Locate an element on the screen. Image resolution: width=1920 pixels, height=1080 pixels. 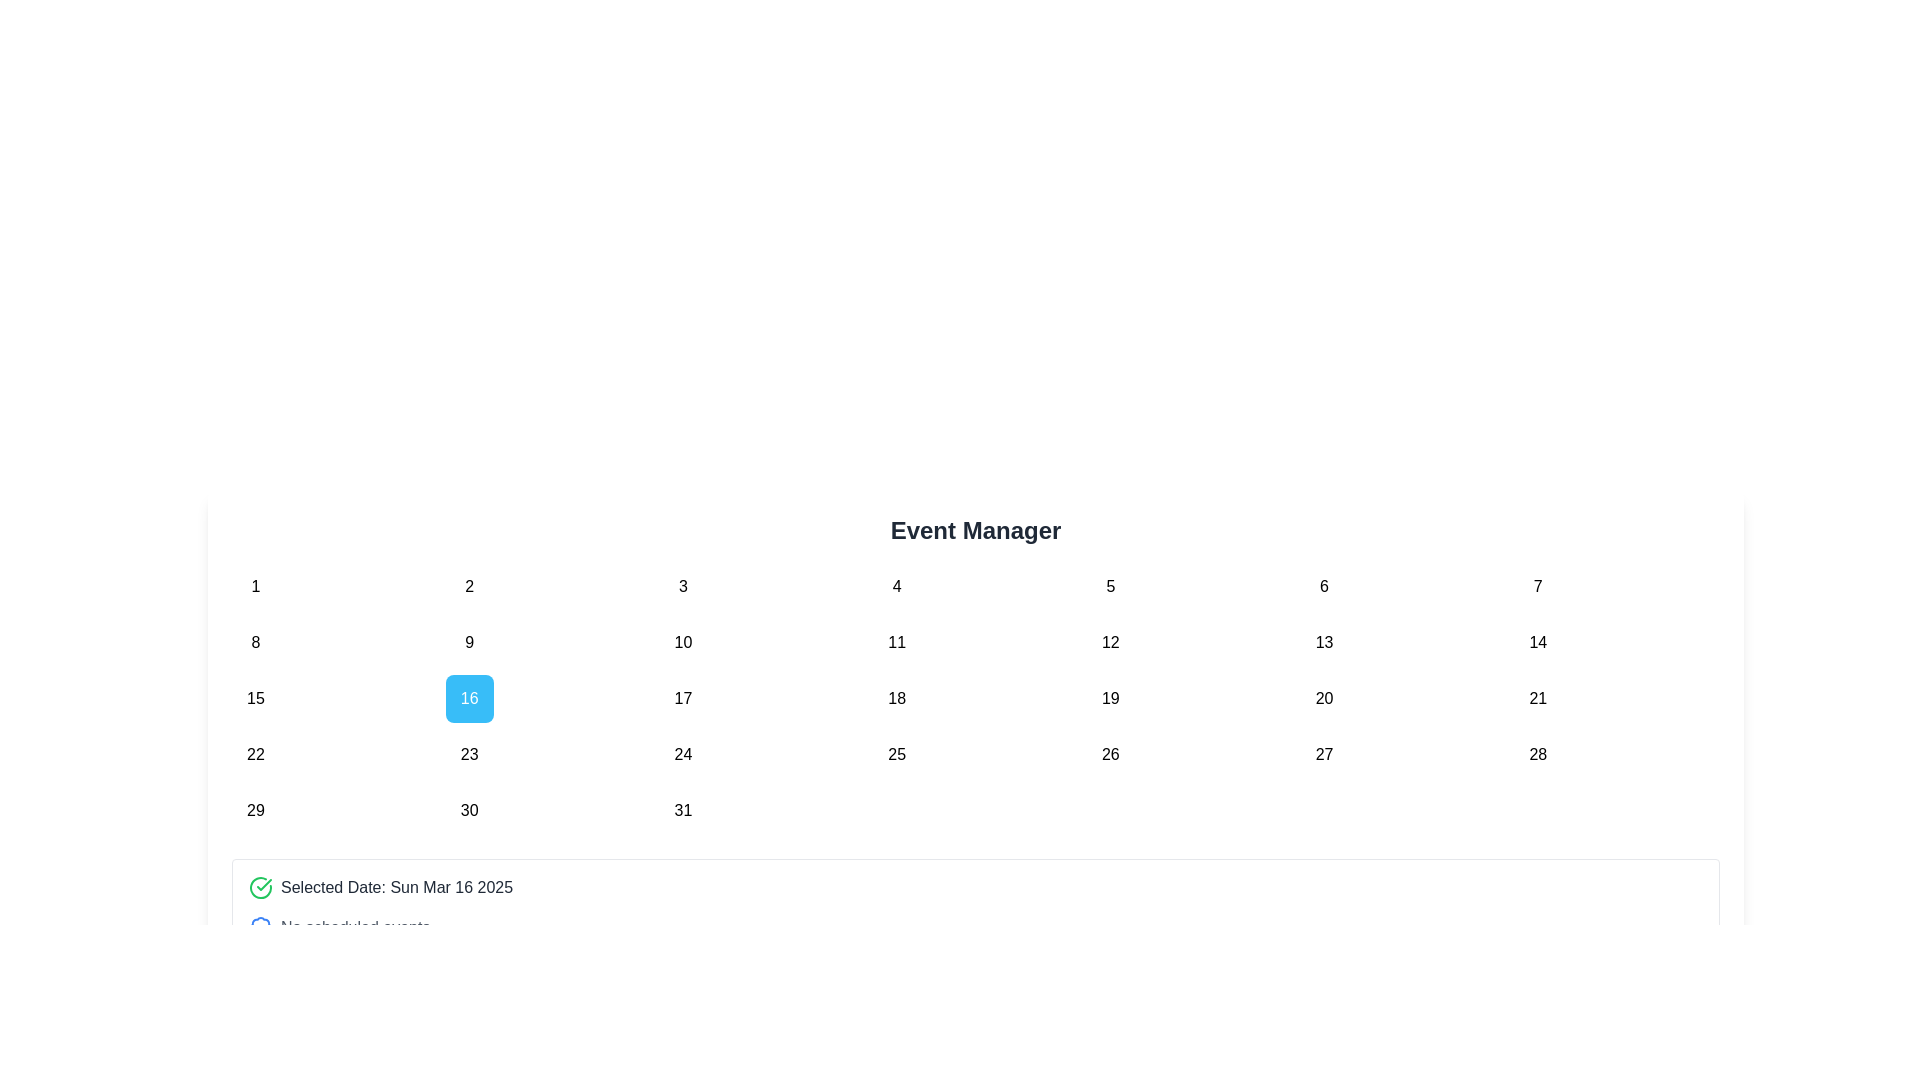
the date selection button representing the 9th day of the current month in the calendar grid is located at coordinates (468, 643).